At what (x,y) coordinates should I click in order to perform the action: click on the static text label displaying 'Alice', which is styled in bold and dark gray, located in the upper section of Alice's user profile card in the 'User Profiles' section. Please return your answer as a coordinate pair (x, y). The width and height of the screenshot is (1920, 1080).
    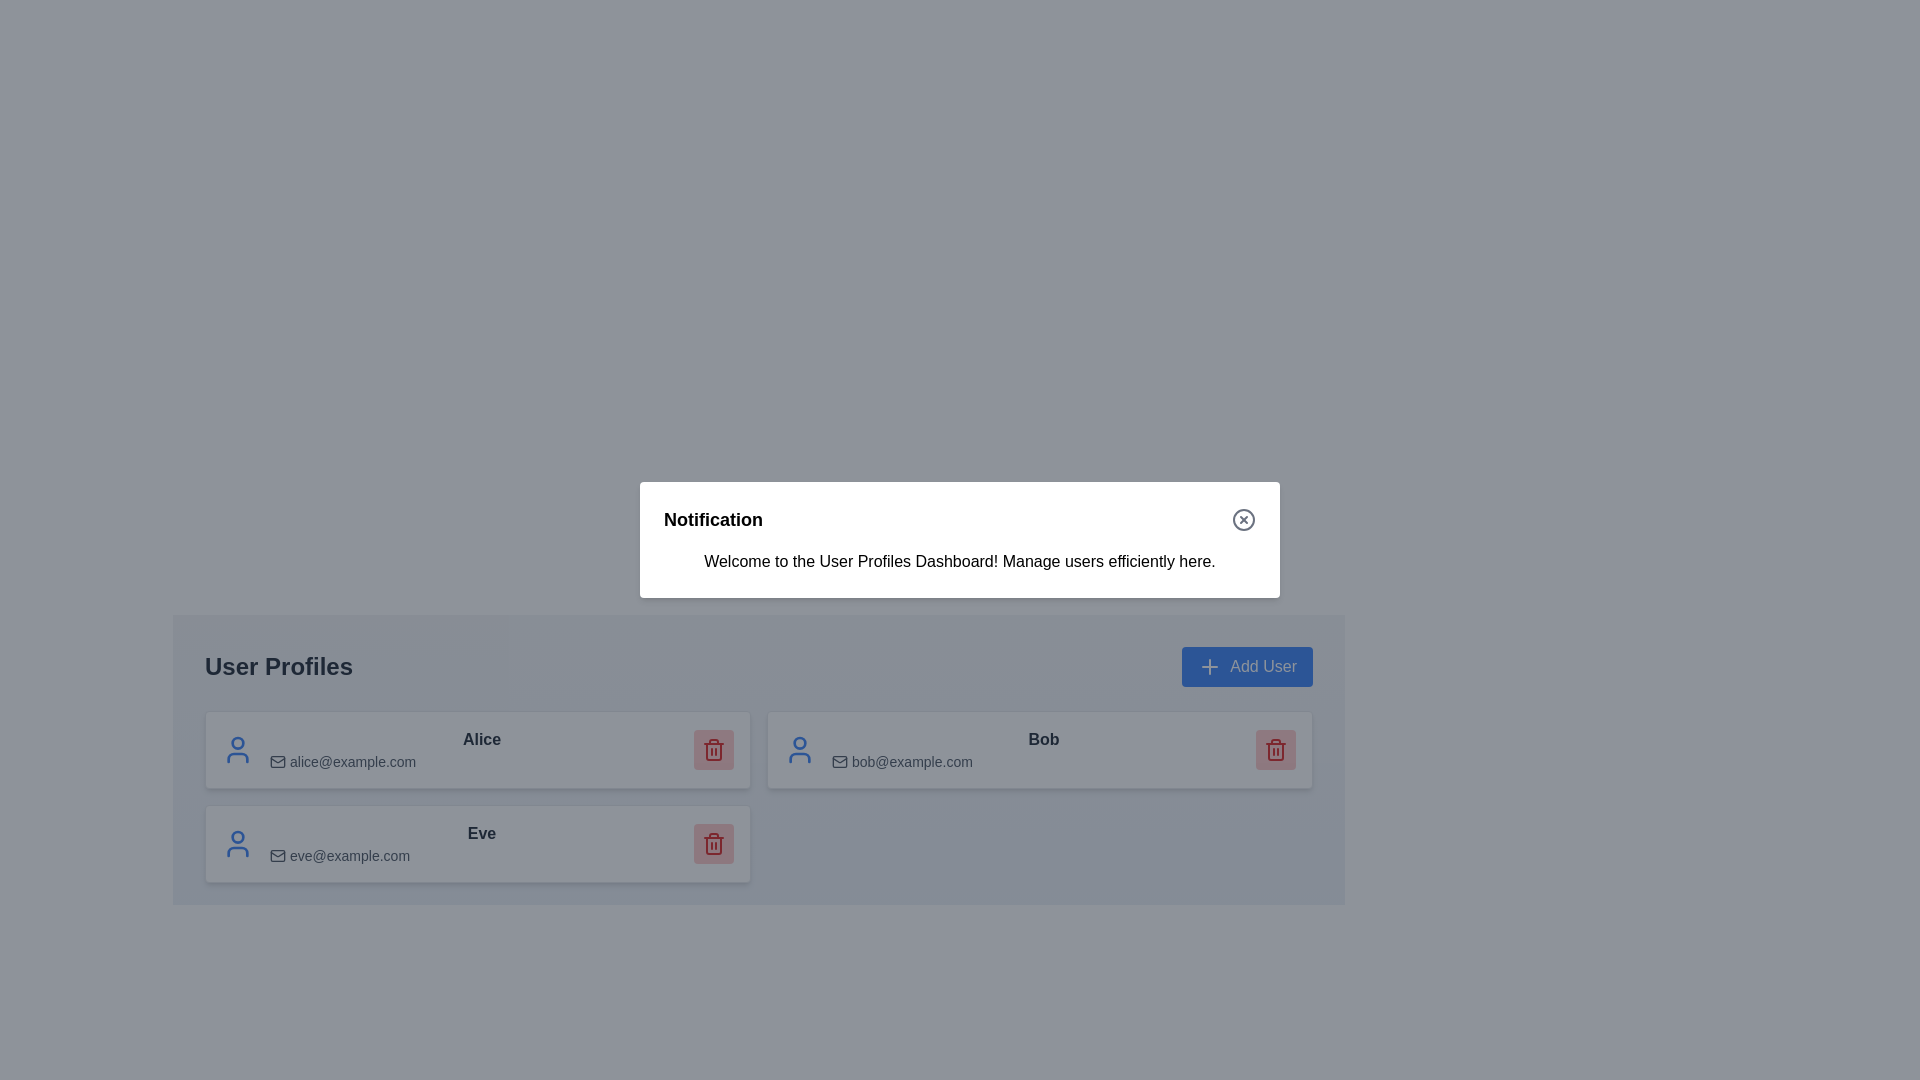
    Looking at the image, I should click on (481, 740).